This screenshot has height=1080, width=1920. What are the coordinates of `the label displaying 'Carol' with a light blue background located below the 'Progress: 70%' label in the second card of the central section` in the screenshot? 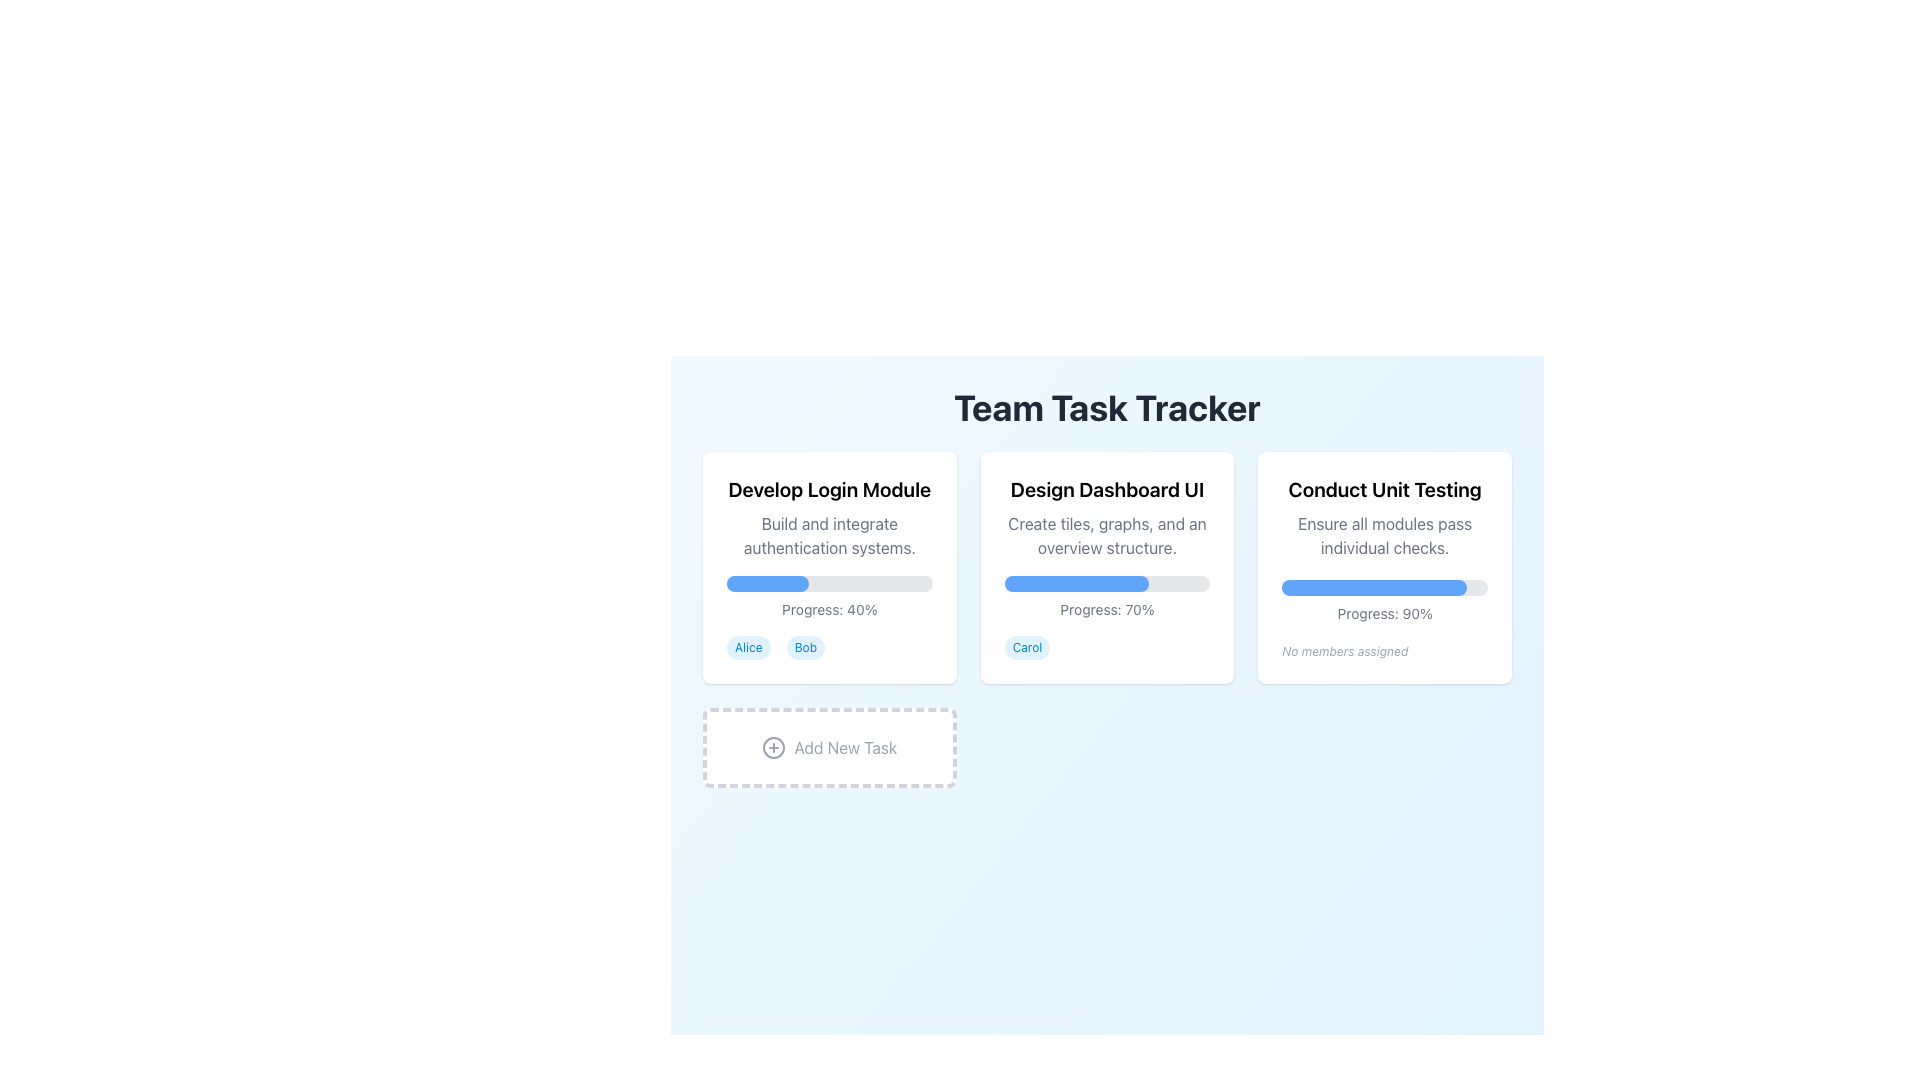 It's located at (1027, 648).